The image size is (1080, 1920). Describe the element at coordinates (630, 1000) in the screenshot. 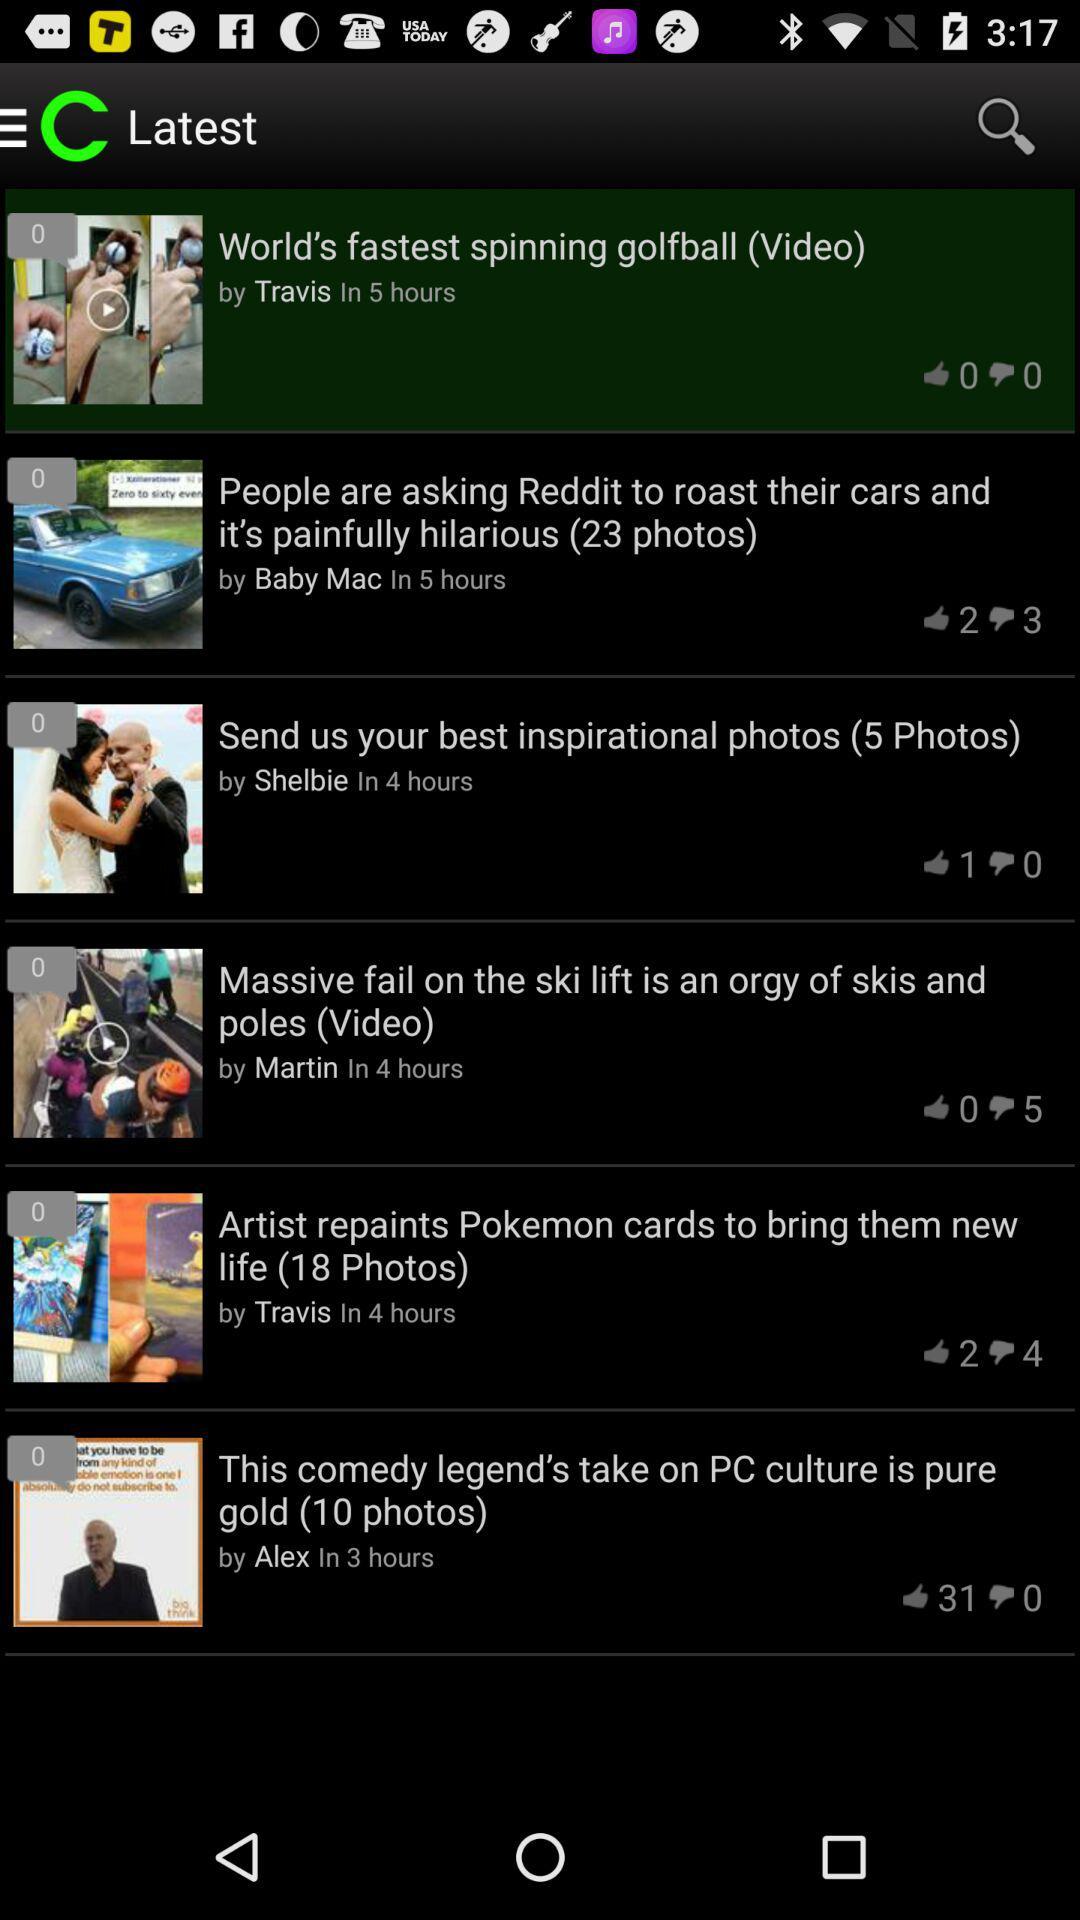

I see `icon below the 1 app` at that location.